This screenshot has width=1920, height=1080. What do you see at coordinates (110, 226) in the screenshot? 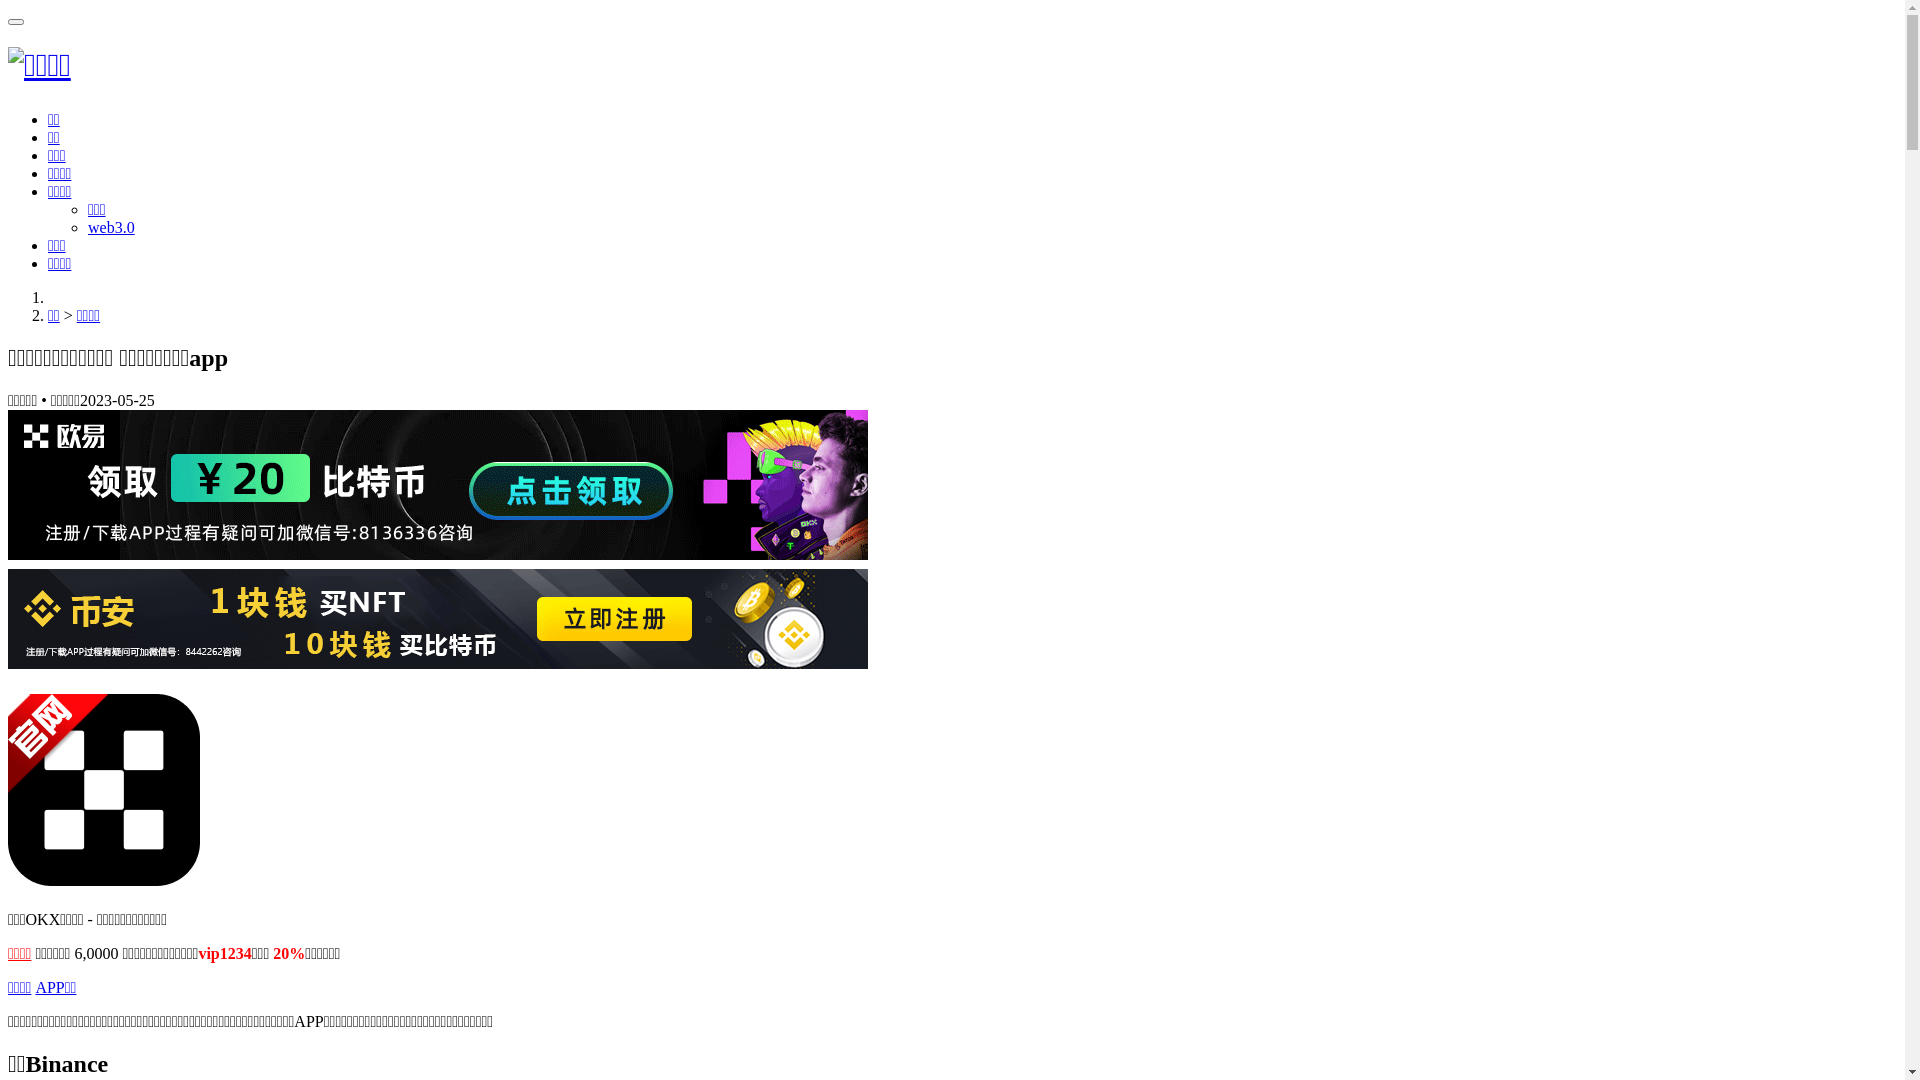
I see `'web3.0'` at bounding box center [110, 226].